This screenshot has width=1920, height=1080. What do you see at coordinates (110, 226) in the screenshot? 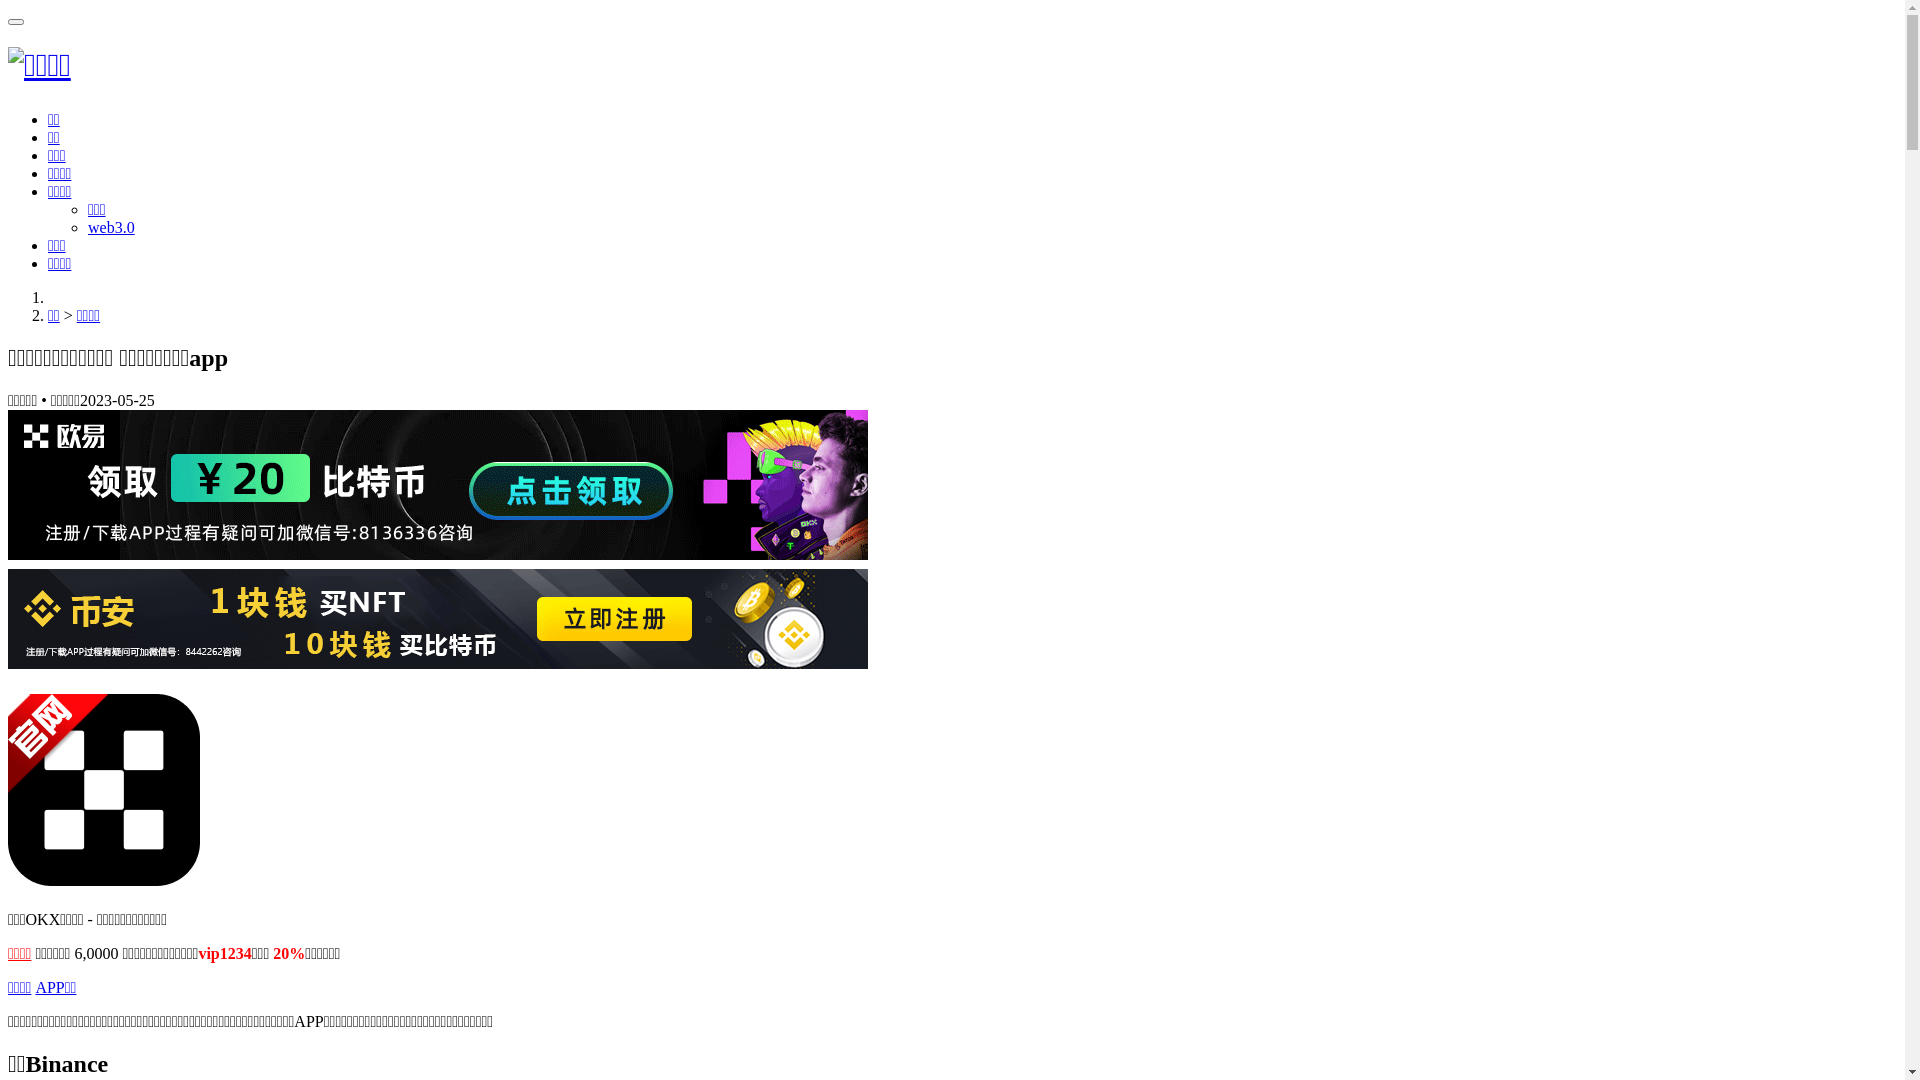
I see `'web3.0'` at bounding box center [110, 226].